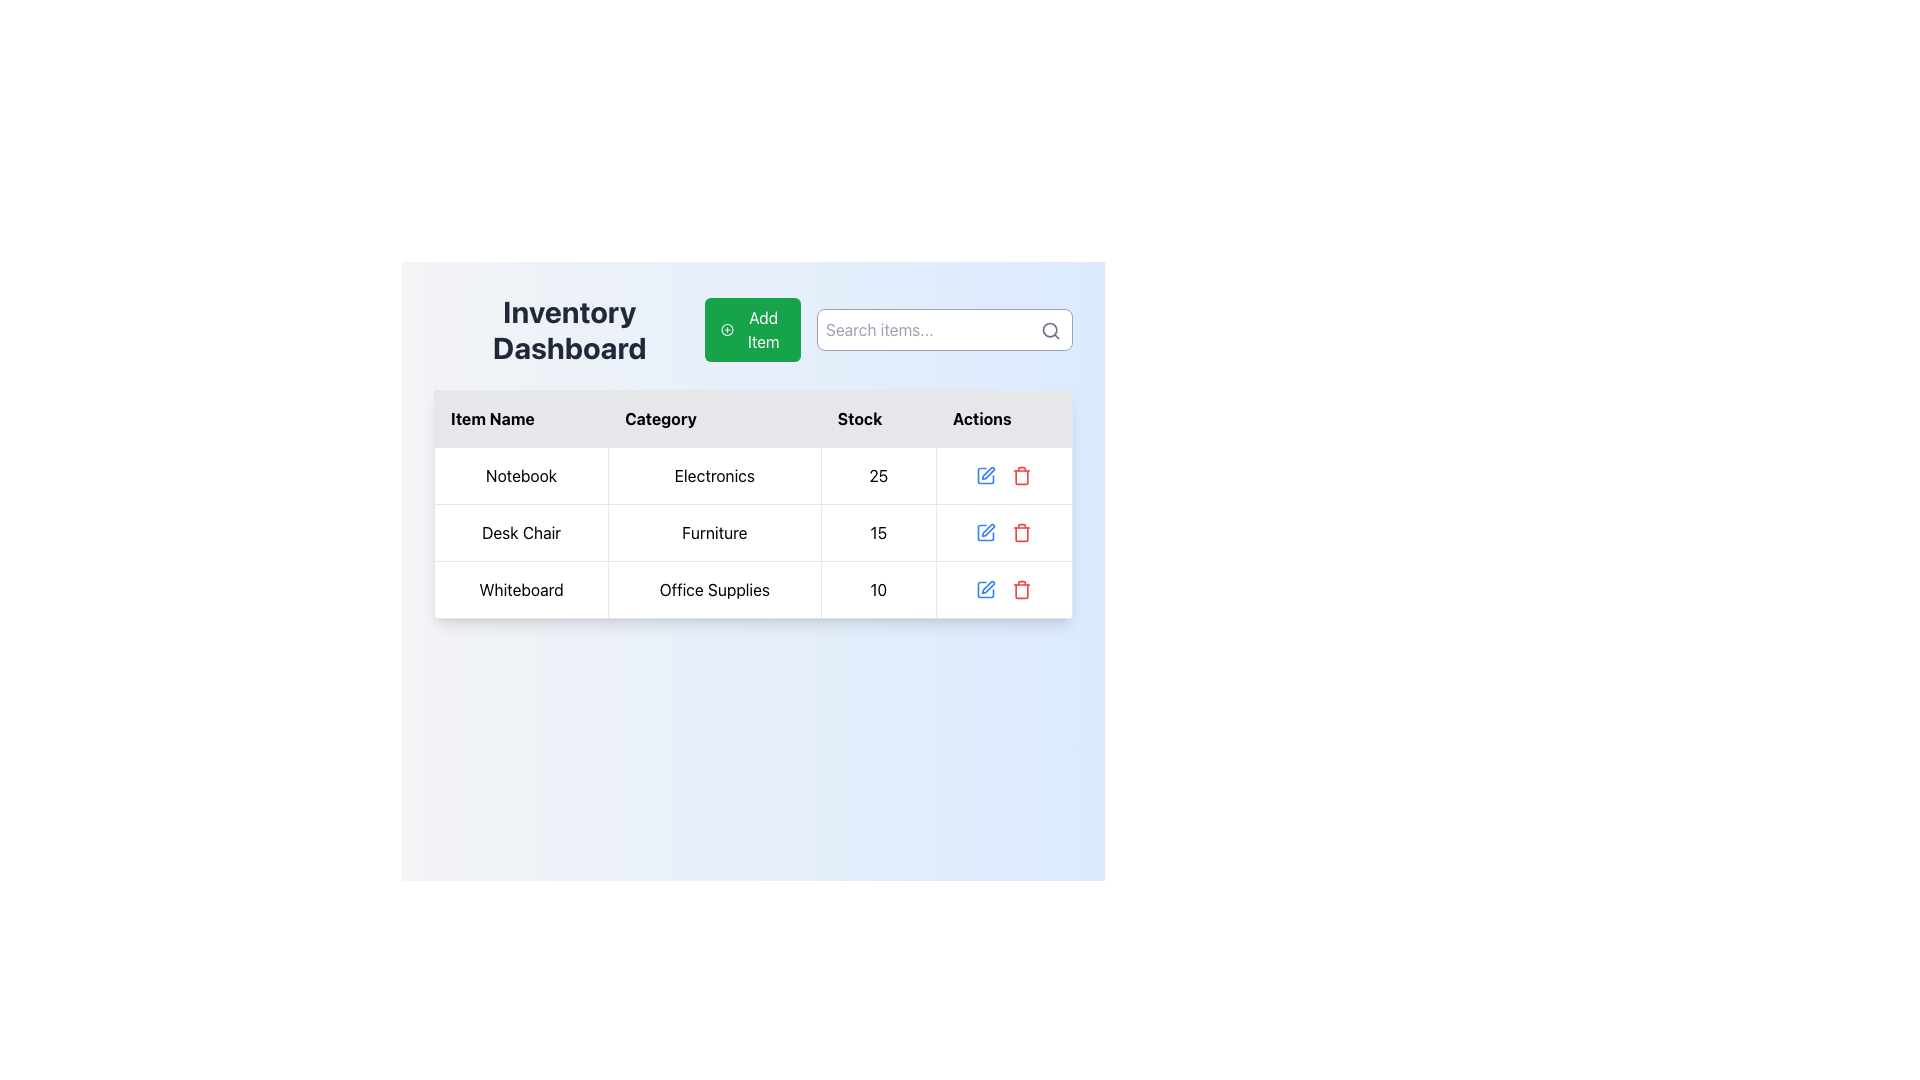  I want to click on the Text Field displaying the numerical value '15' in the 'Stock' column of the second row, adjacent to the 'Furniture' cell and associated with 'Desk Chair', so click(878, 531).